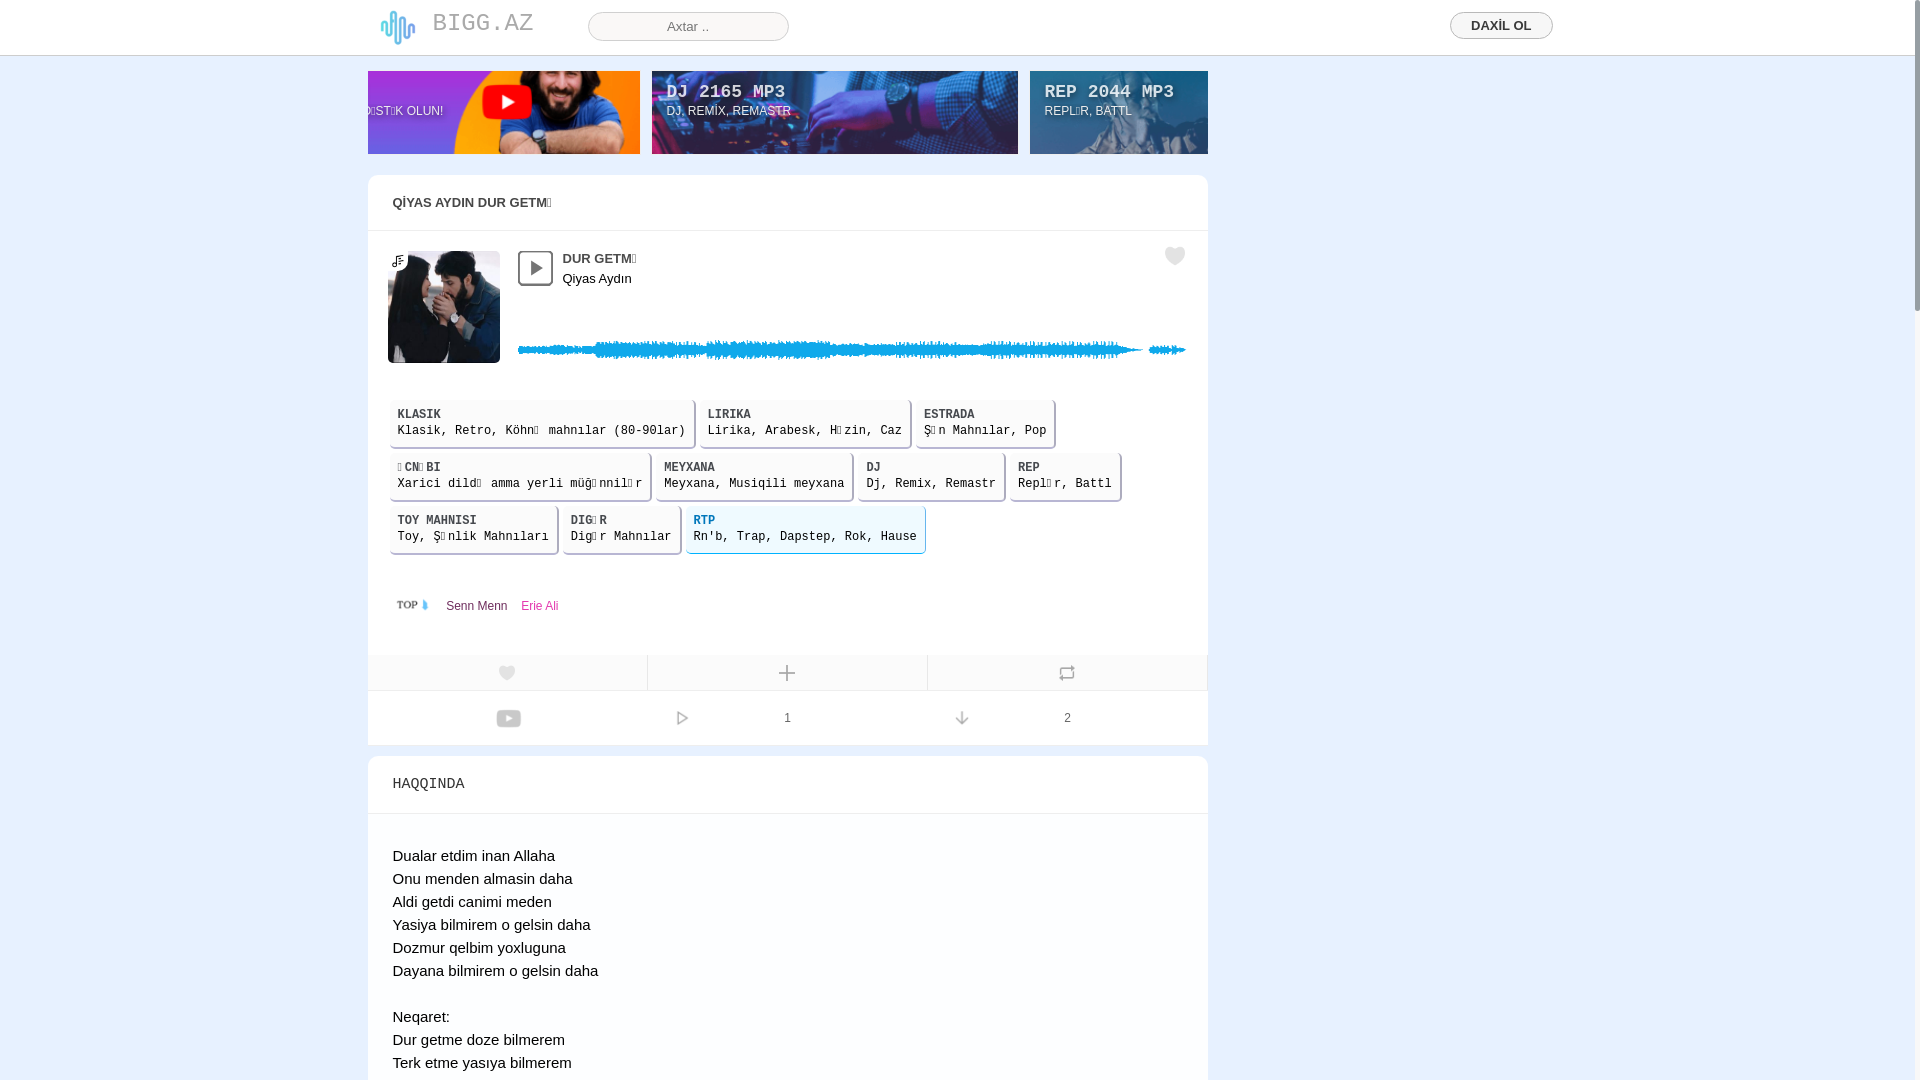 This screenshot has height=1080, width=1920. What do you see at coordinates (1107, 92) in the screenshot?
I see `'REP 2044 MP3'` at bounding box center [1107, 92].